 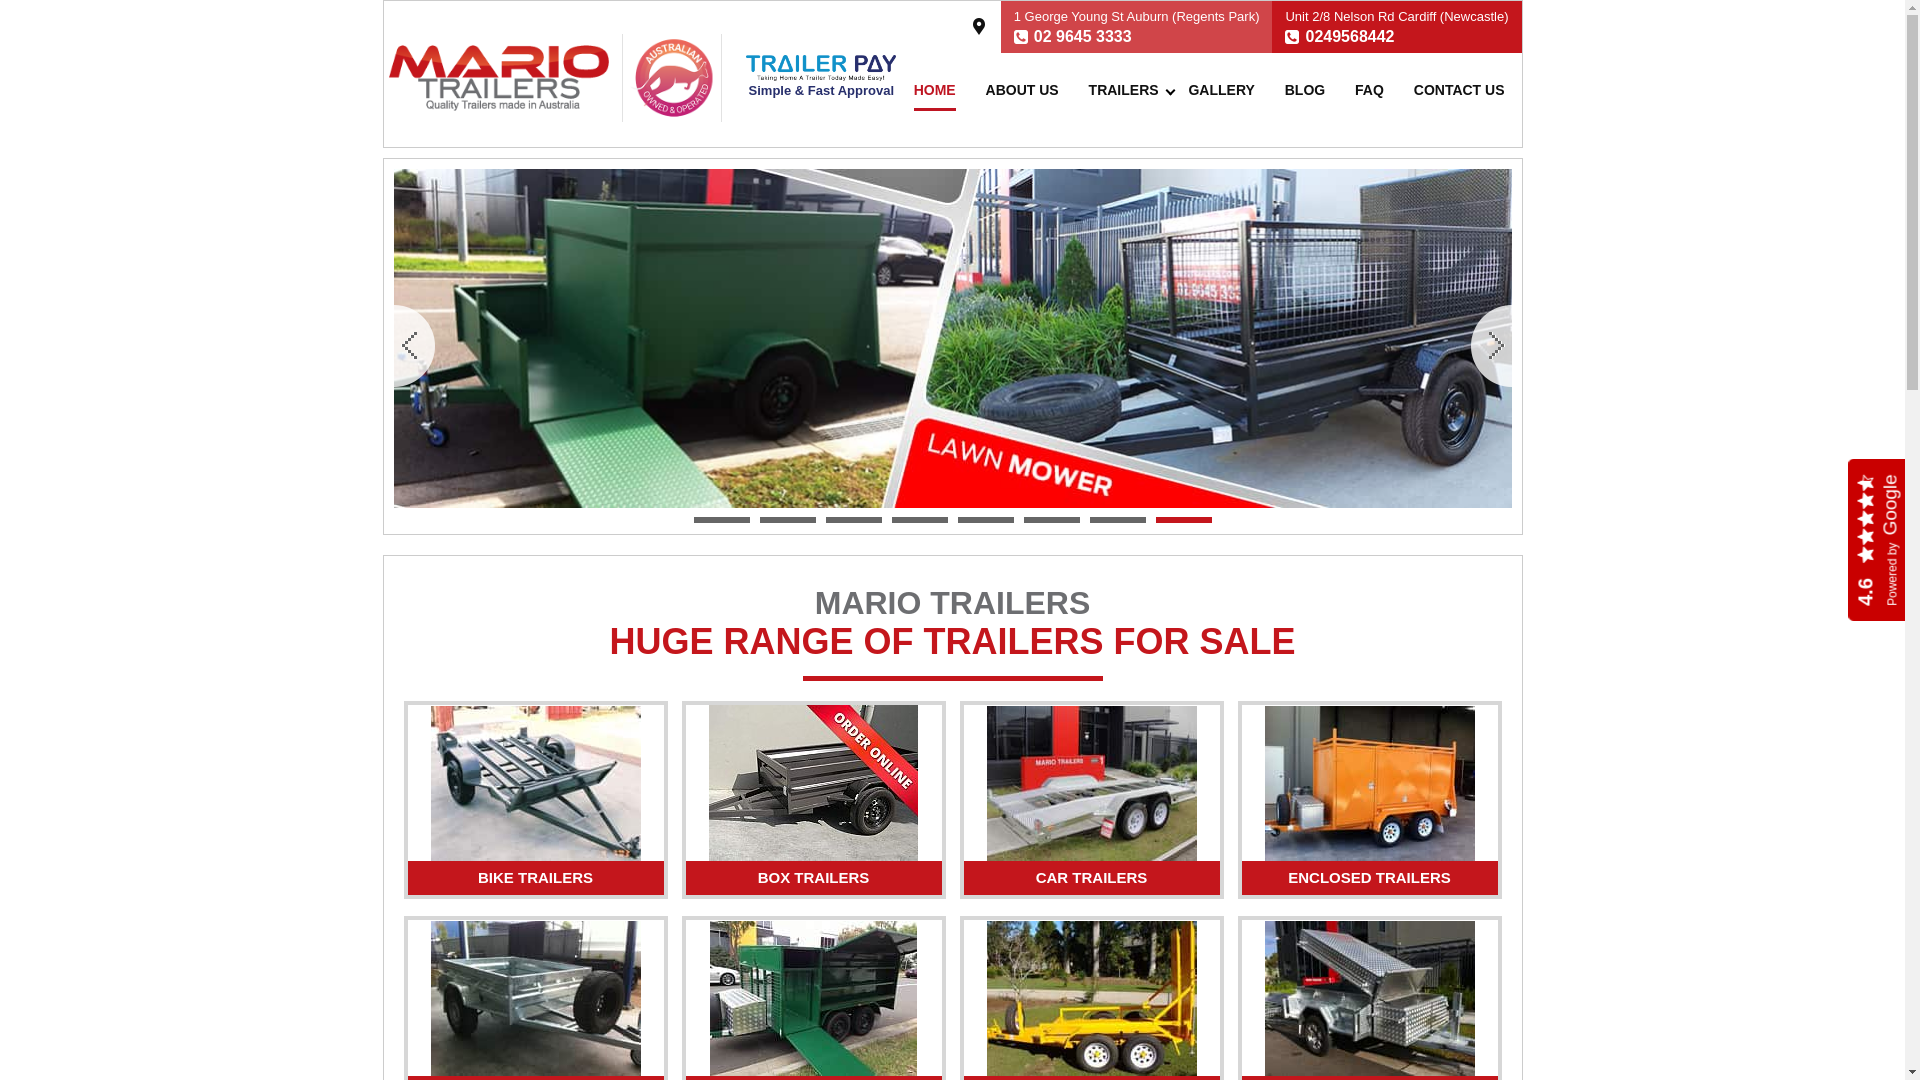 I want to click on '6', so click(x=1050, y=519).